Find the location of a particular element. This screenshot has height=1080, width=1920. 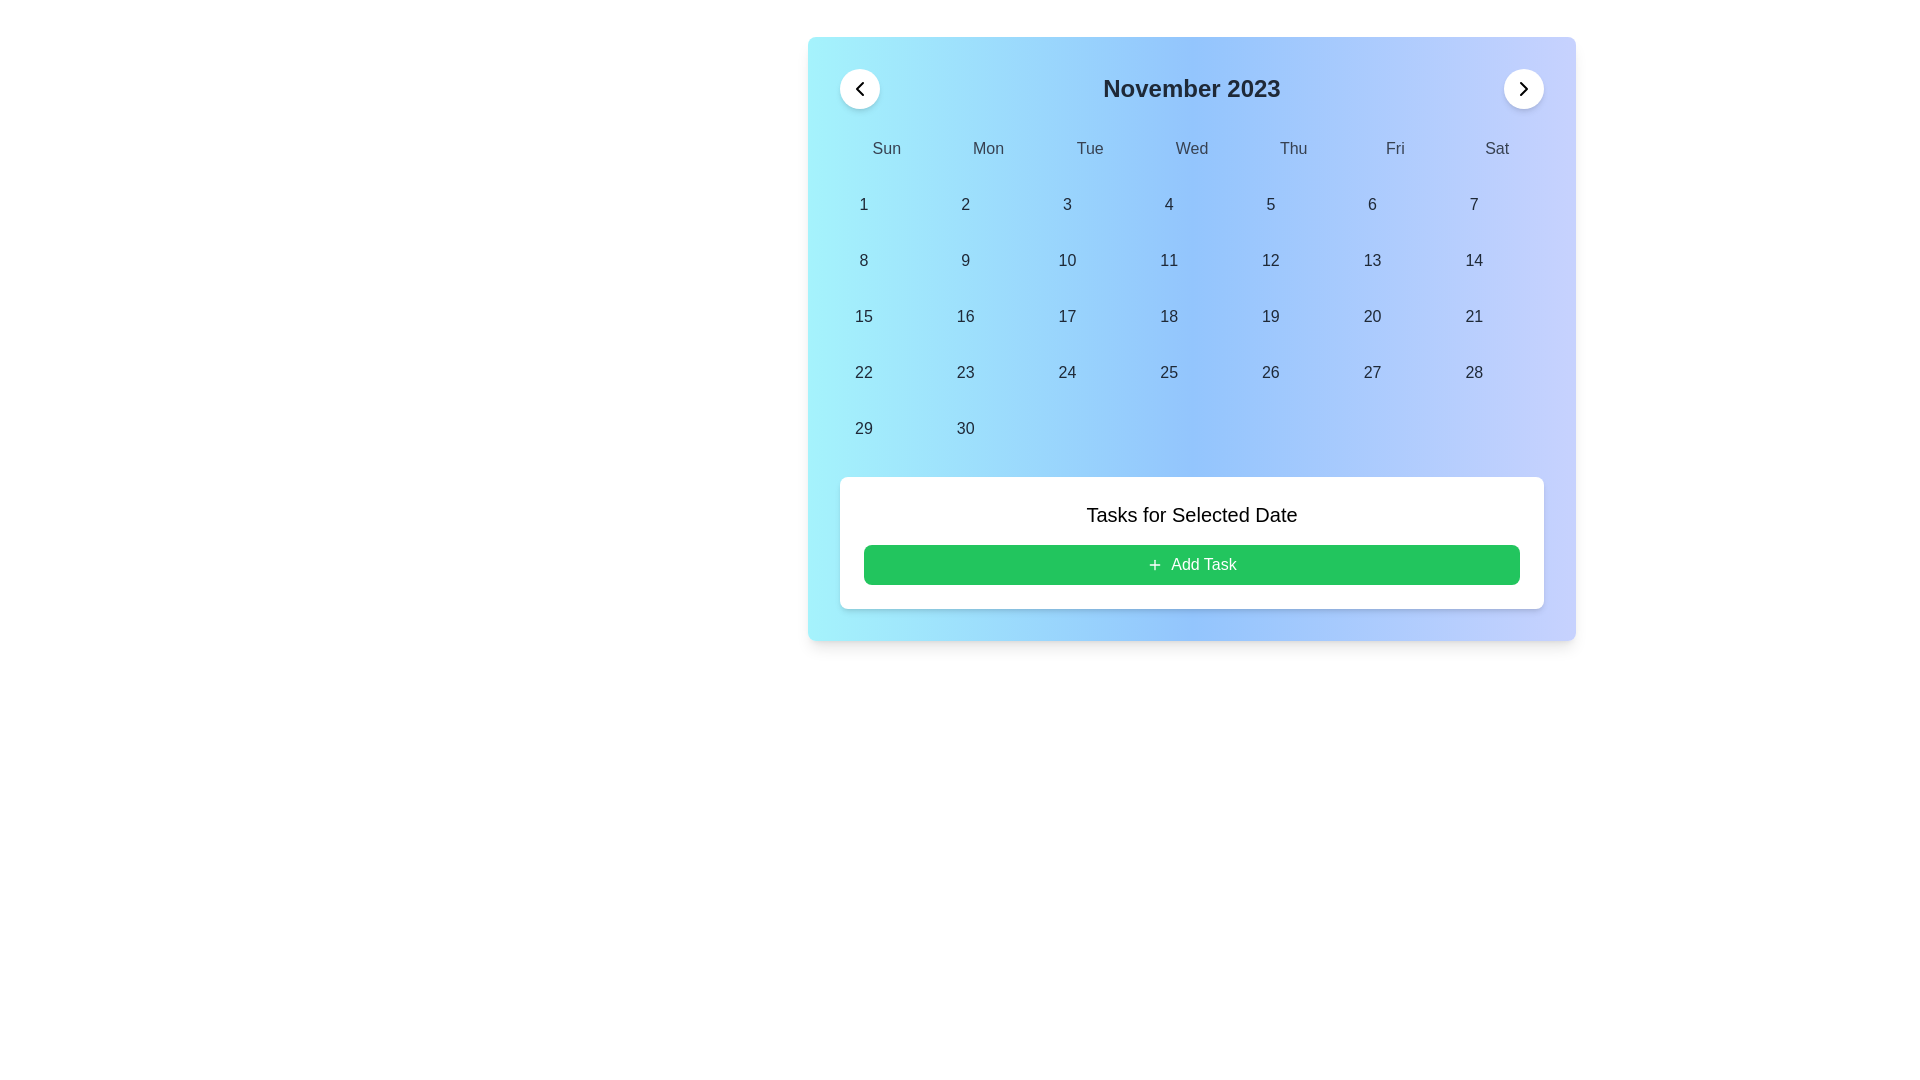

the date selection button for the 16th day in the calendar grid located in the third row and second column is located at coordinates (965, 315).